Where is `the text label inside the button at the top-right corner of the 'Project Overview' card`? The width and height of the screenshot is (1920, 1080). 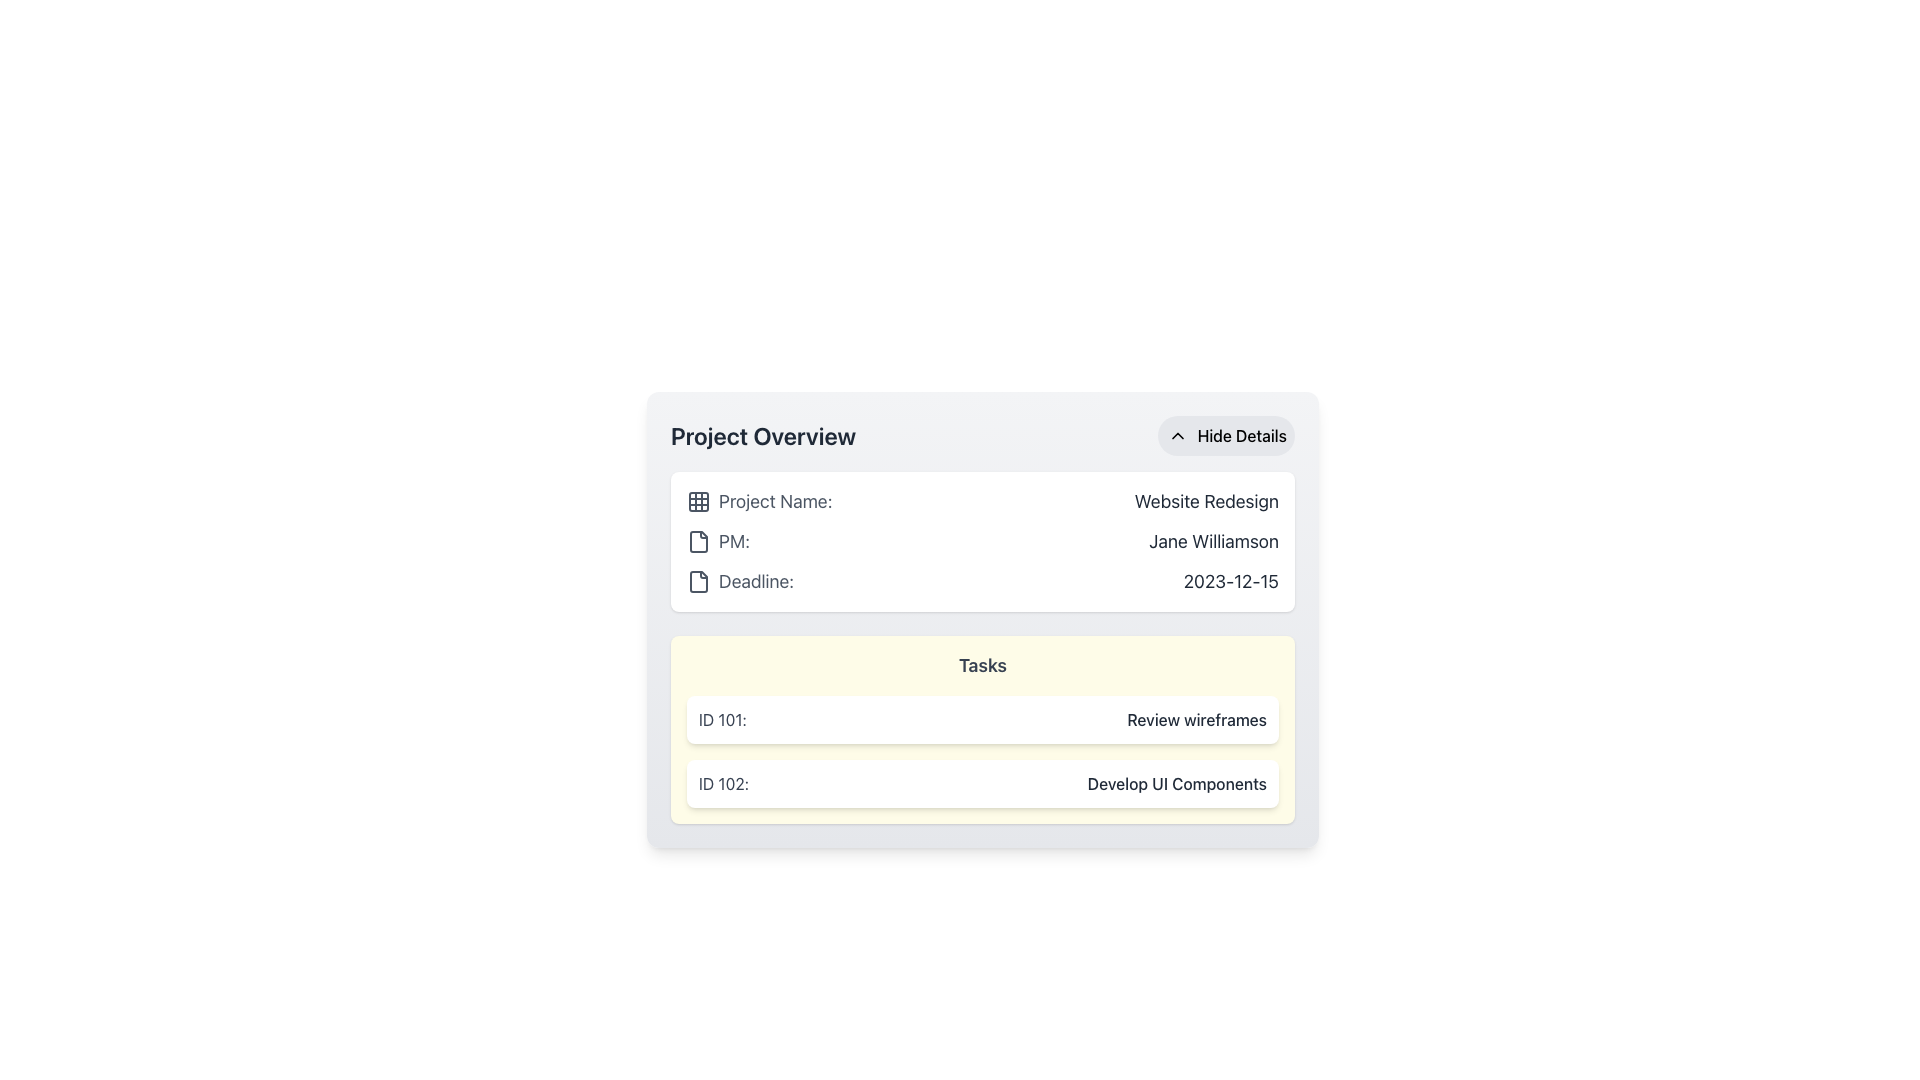
the text label inside the button at the top-right corner of the 'Project Overview' card is located at coordinates (1241, 434).